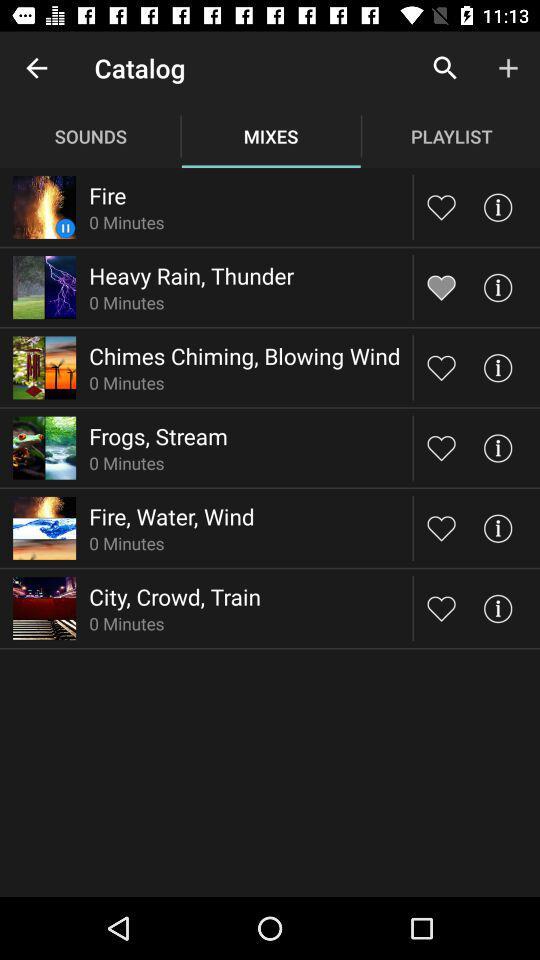 The image size is (540, 960). What do you see at coordinates (445, 68) in the screenshot?
I see `the icon above playlist icon` at bounding box center [445, 68].